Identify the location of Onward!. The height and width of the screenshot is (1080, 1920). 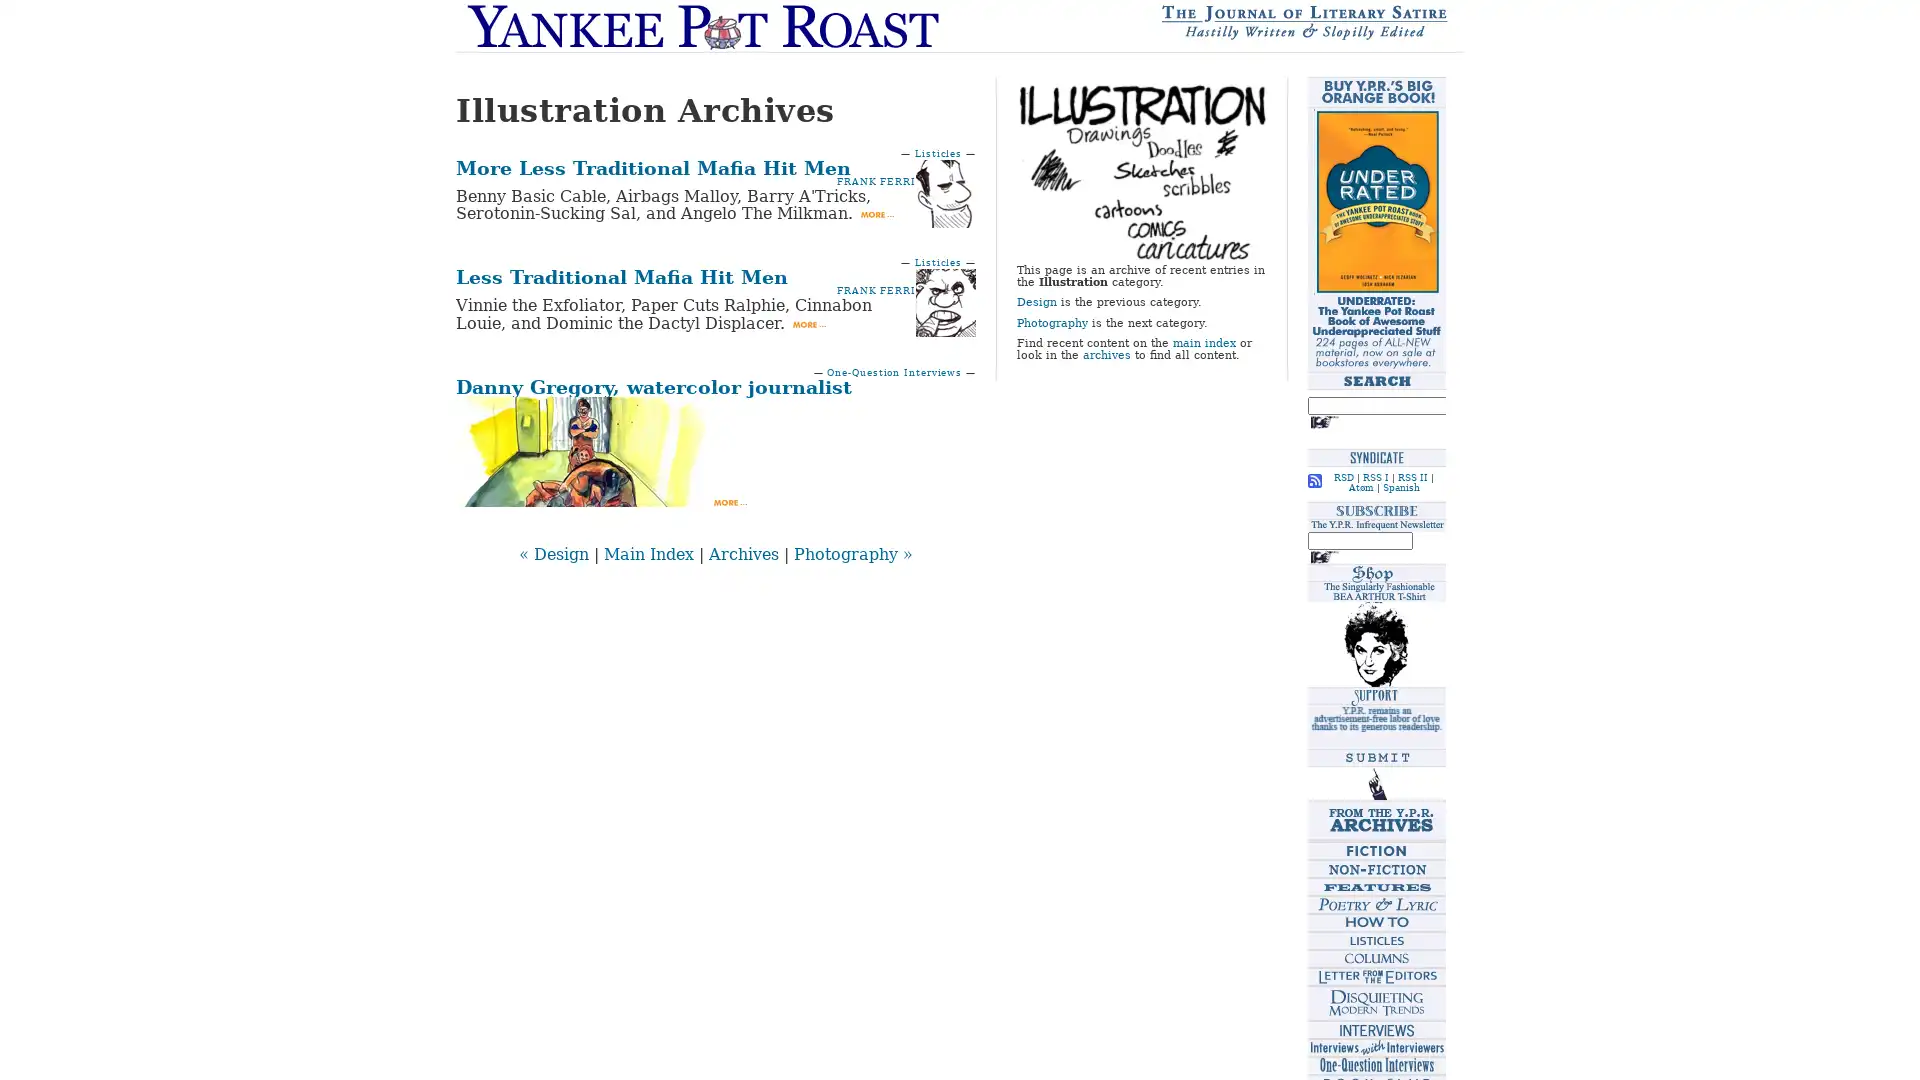
(1324, 556).